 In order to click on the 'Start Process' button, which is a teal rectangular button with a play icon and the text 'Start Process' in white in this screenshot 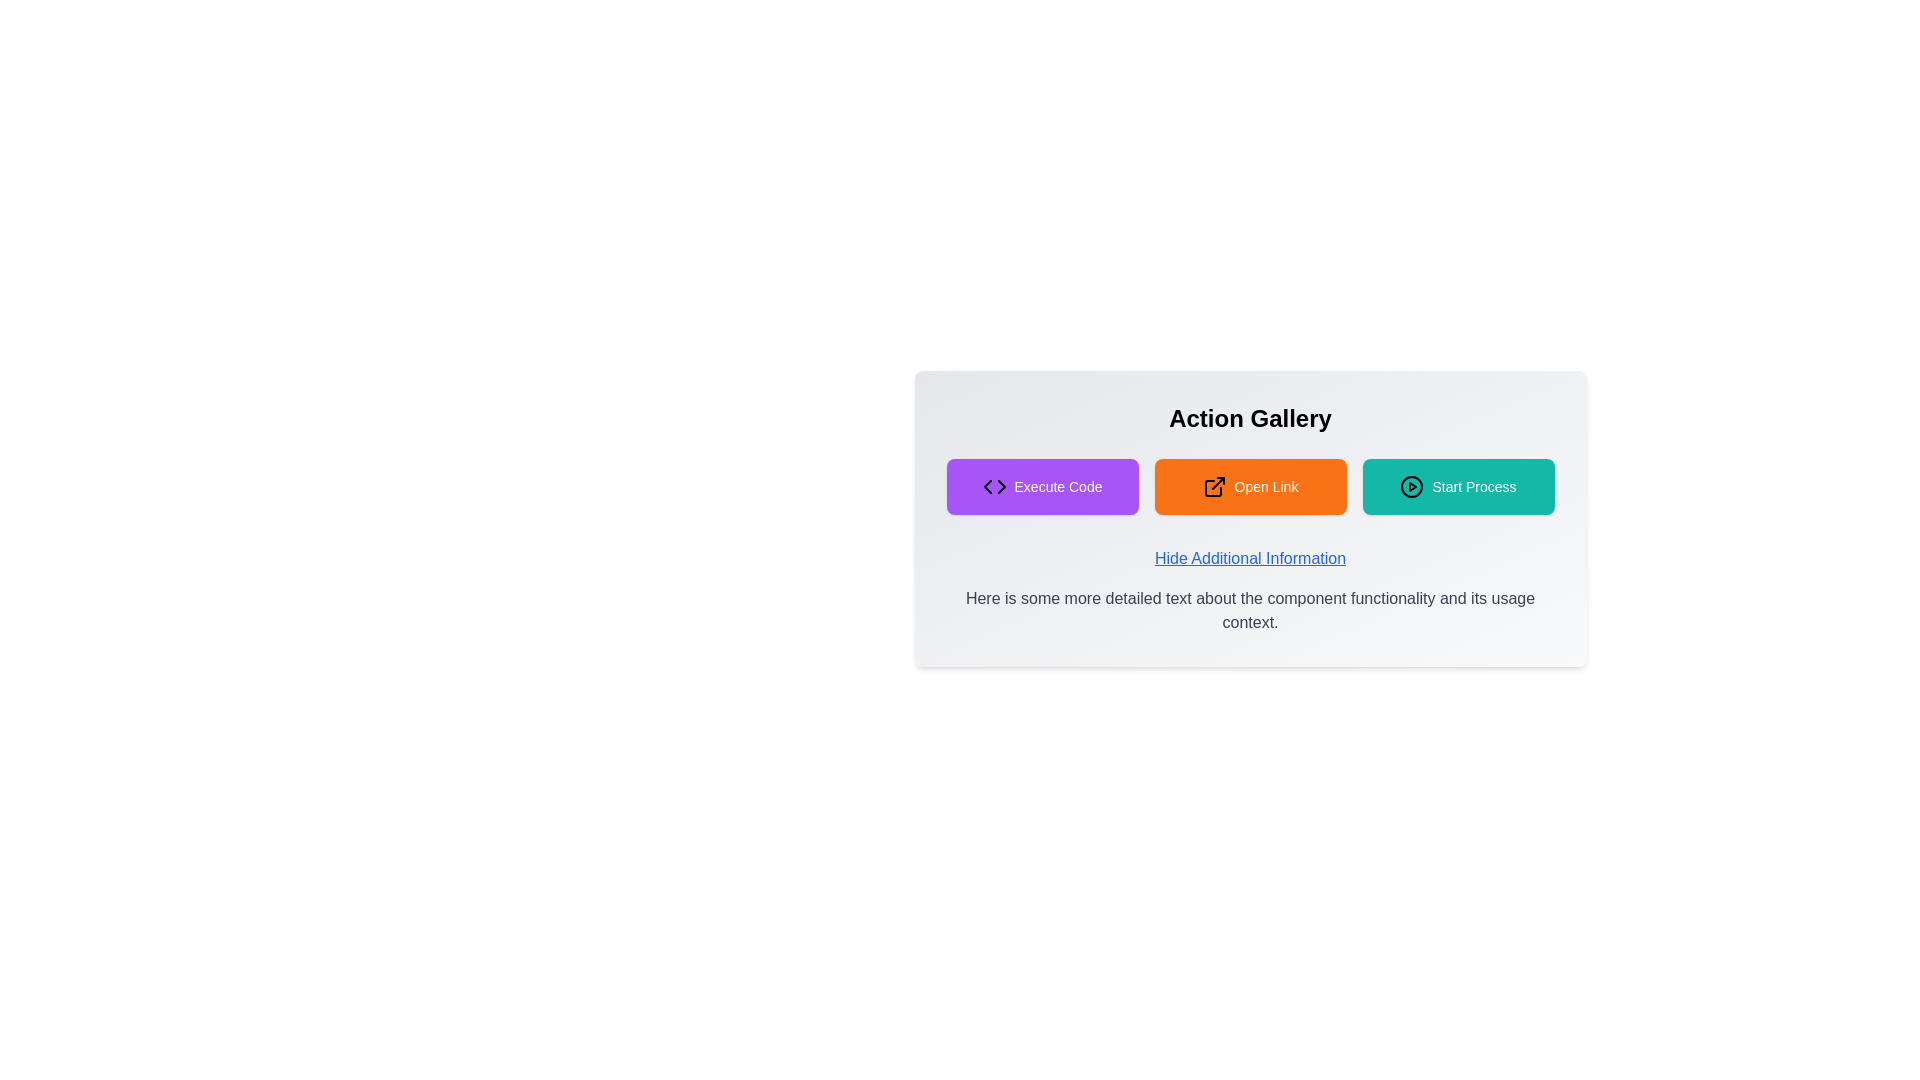, I will do `click(1458, 486)`.